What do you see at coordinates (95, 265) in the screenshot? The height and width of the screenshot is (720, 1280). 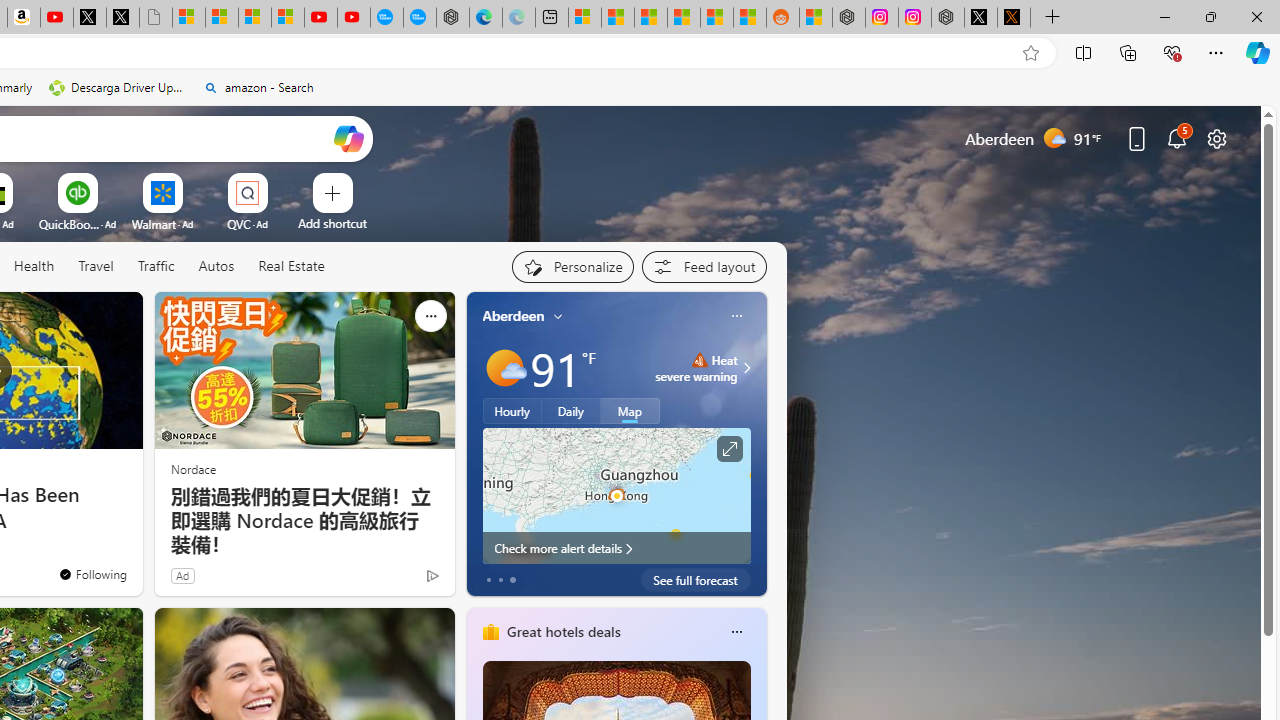 I see `'Travel'` at bounding box center [95, 265].